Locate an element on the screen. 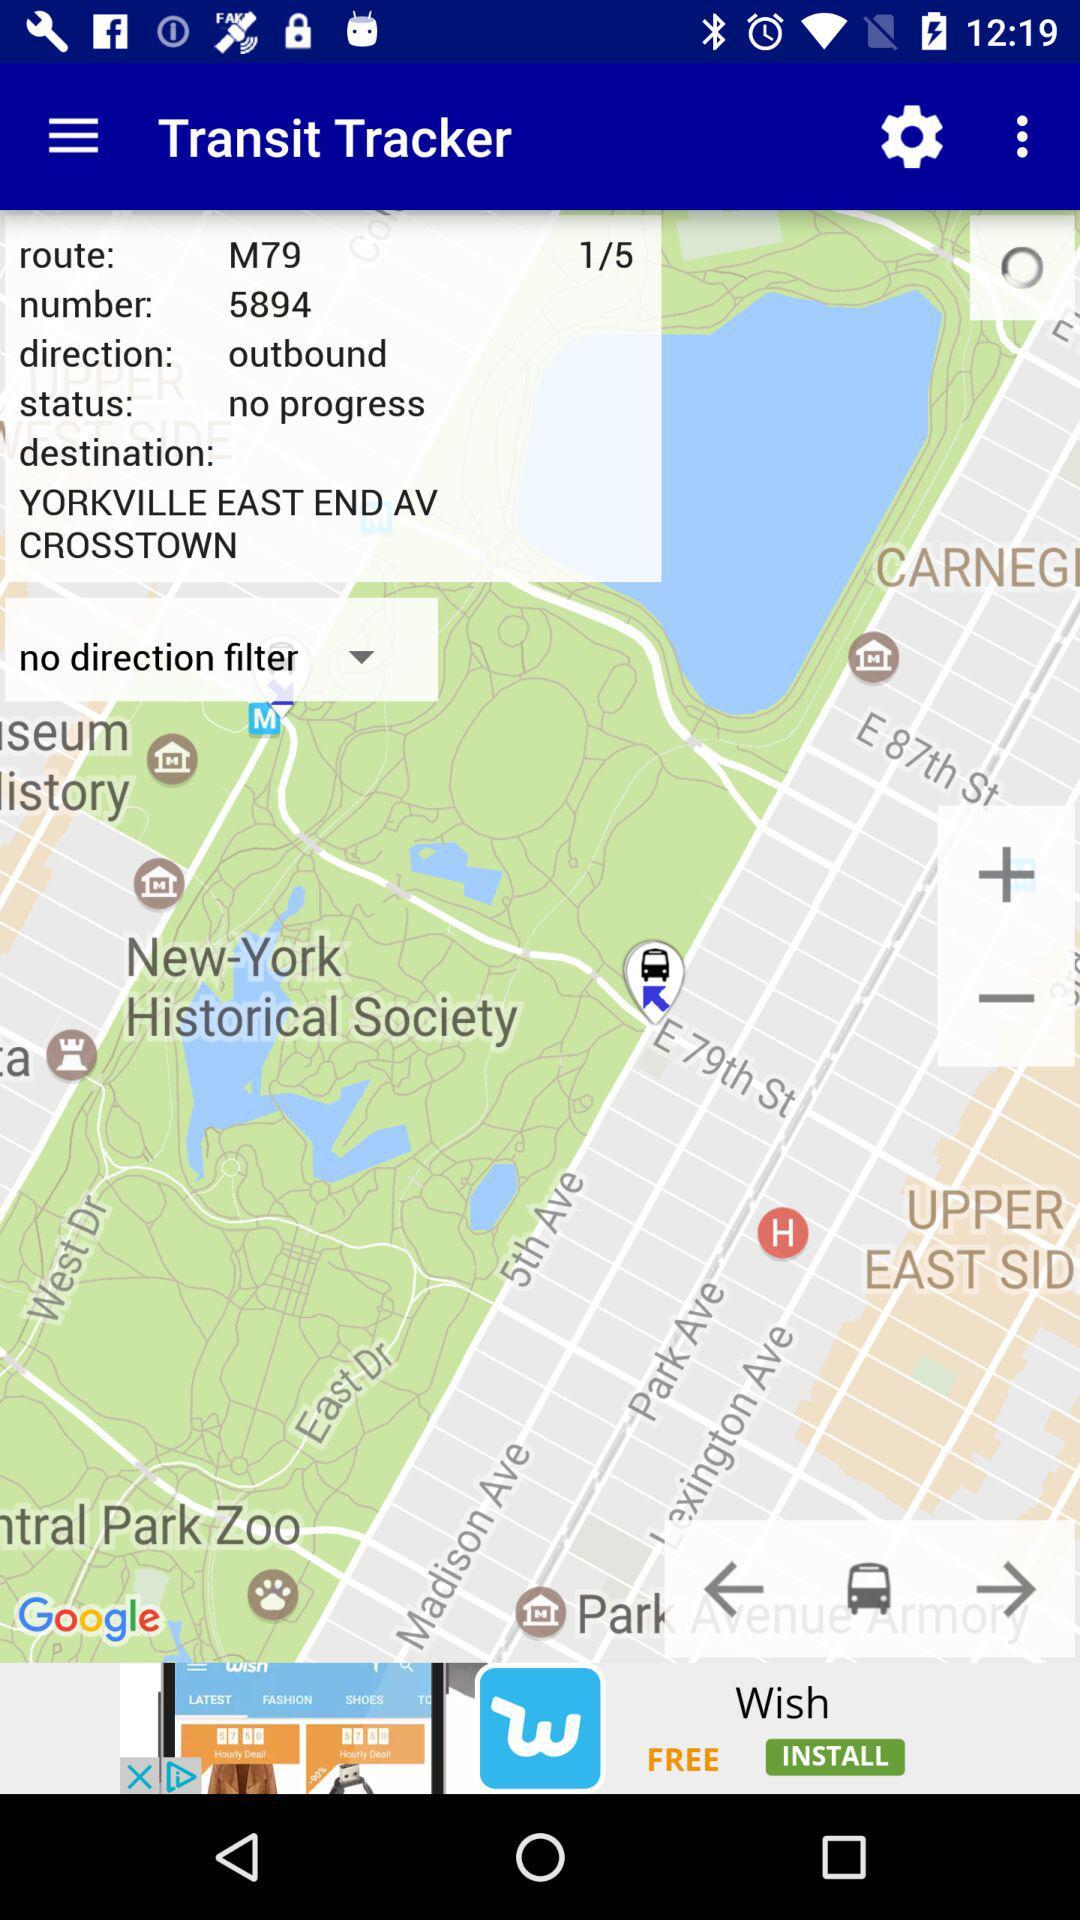 The image size is (1080, 1920). go forward is located at coordinates (1006, 1587).